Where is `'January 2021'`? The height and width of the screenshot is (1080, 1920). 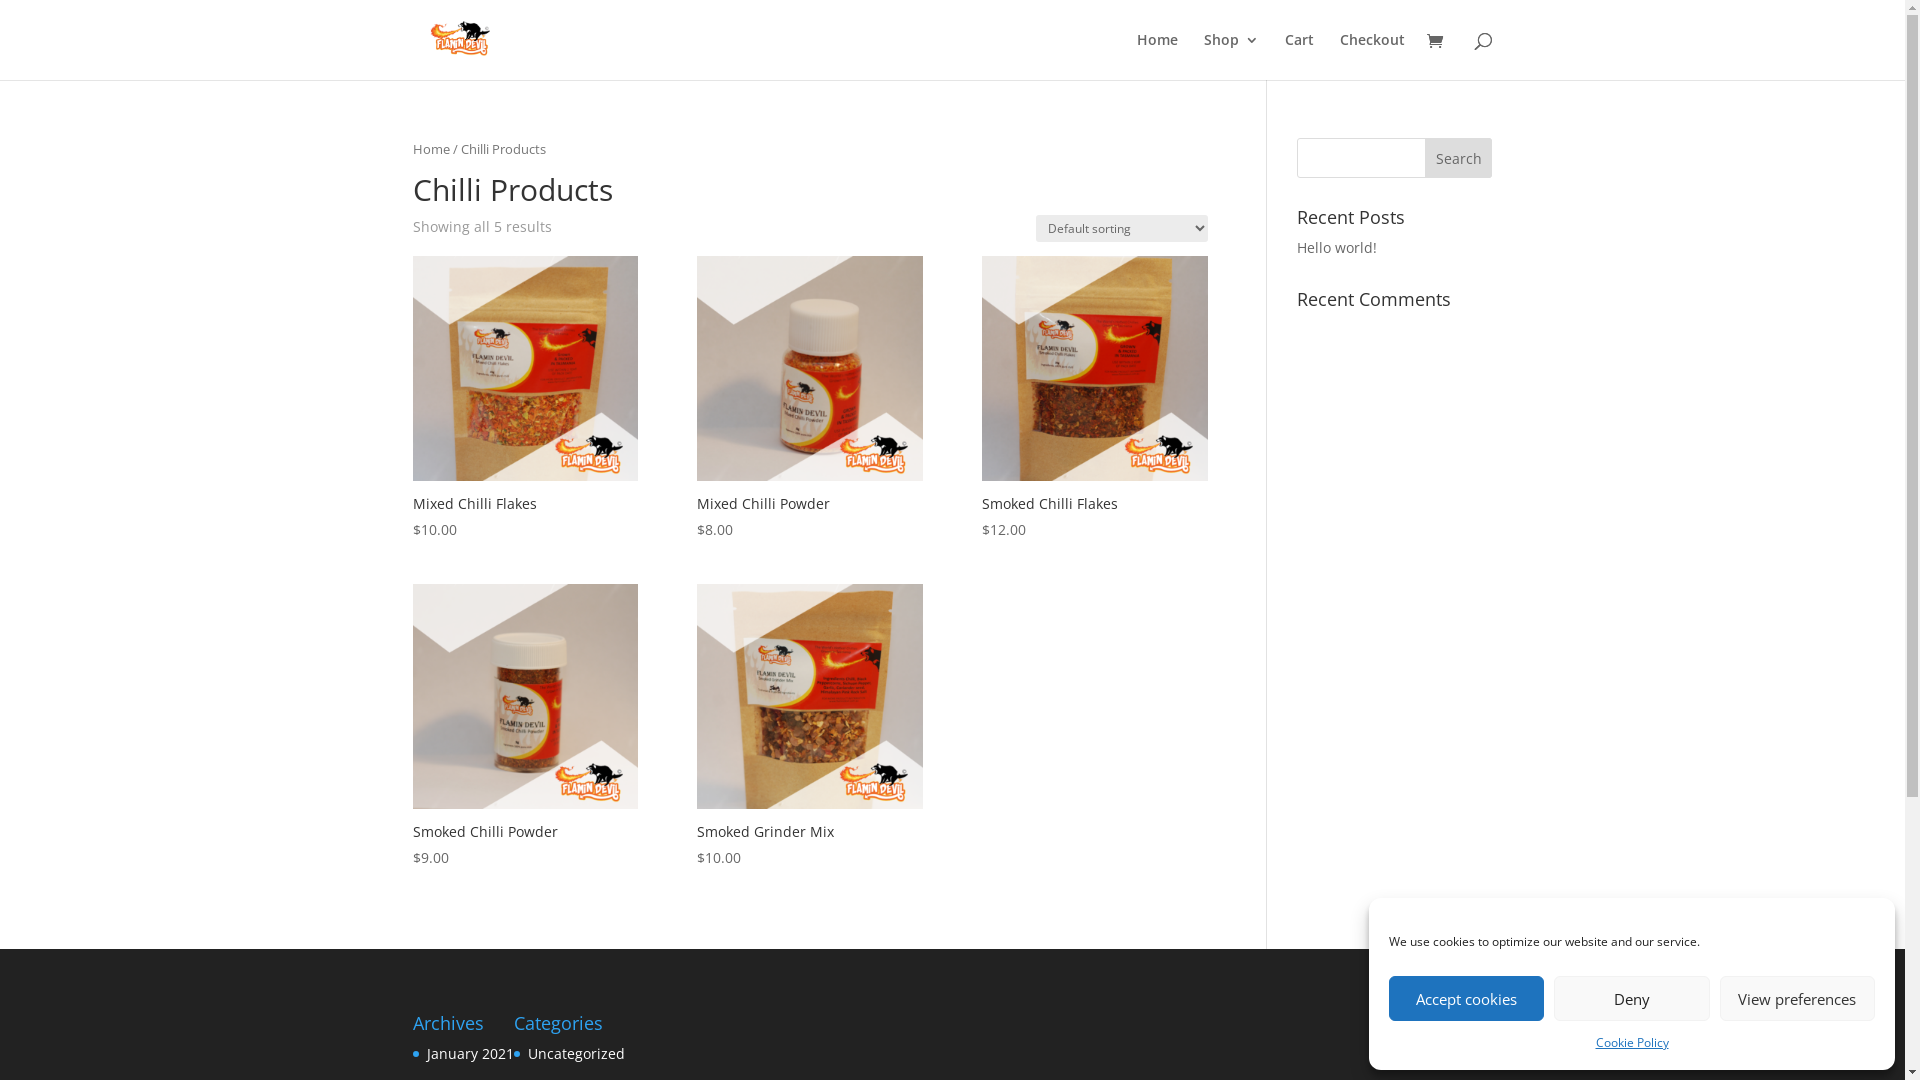 'January 2021' is located at coordinates (425, 1052).